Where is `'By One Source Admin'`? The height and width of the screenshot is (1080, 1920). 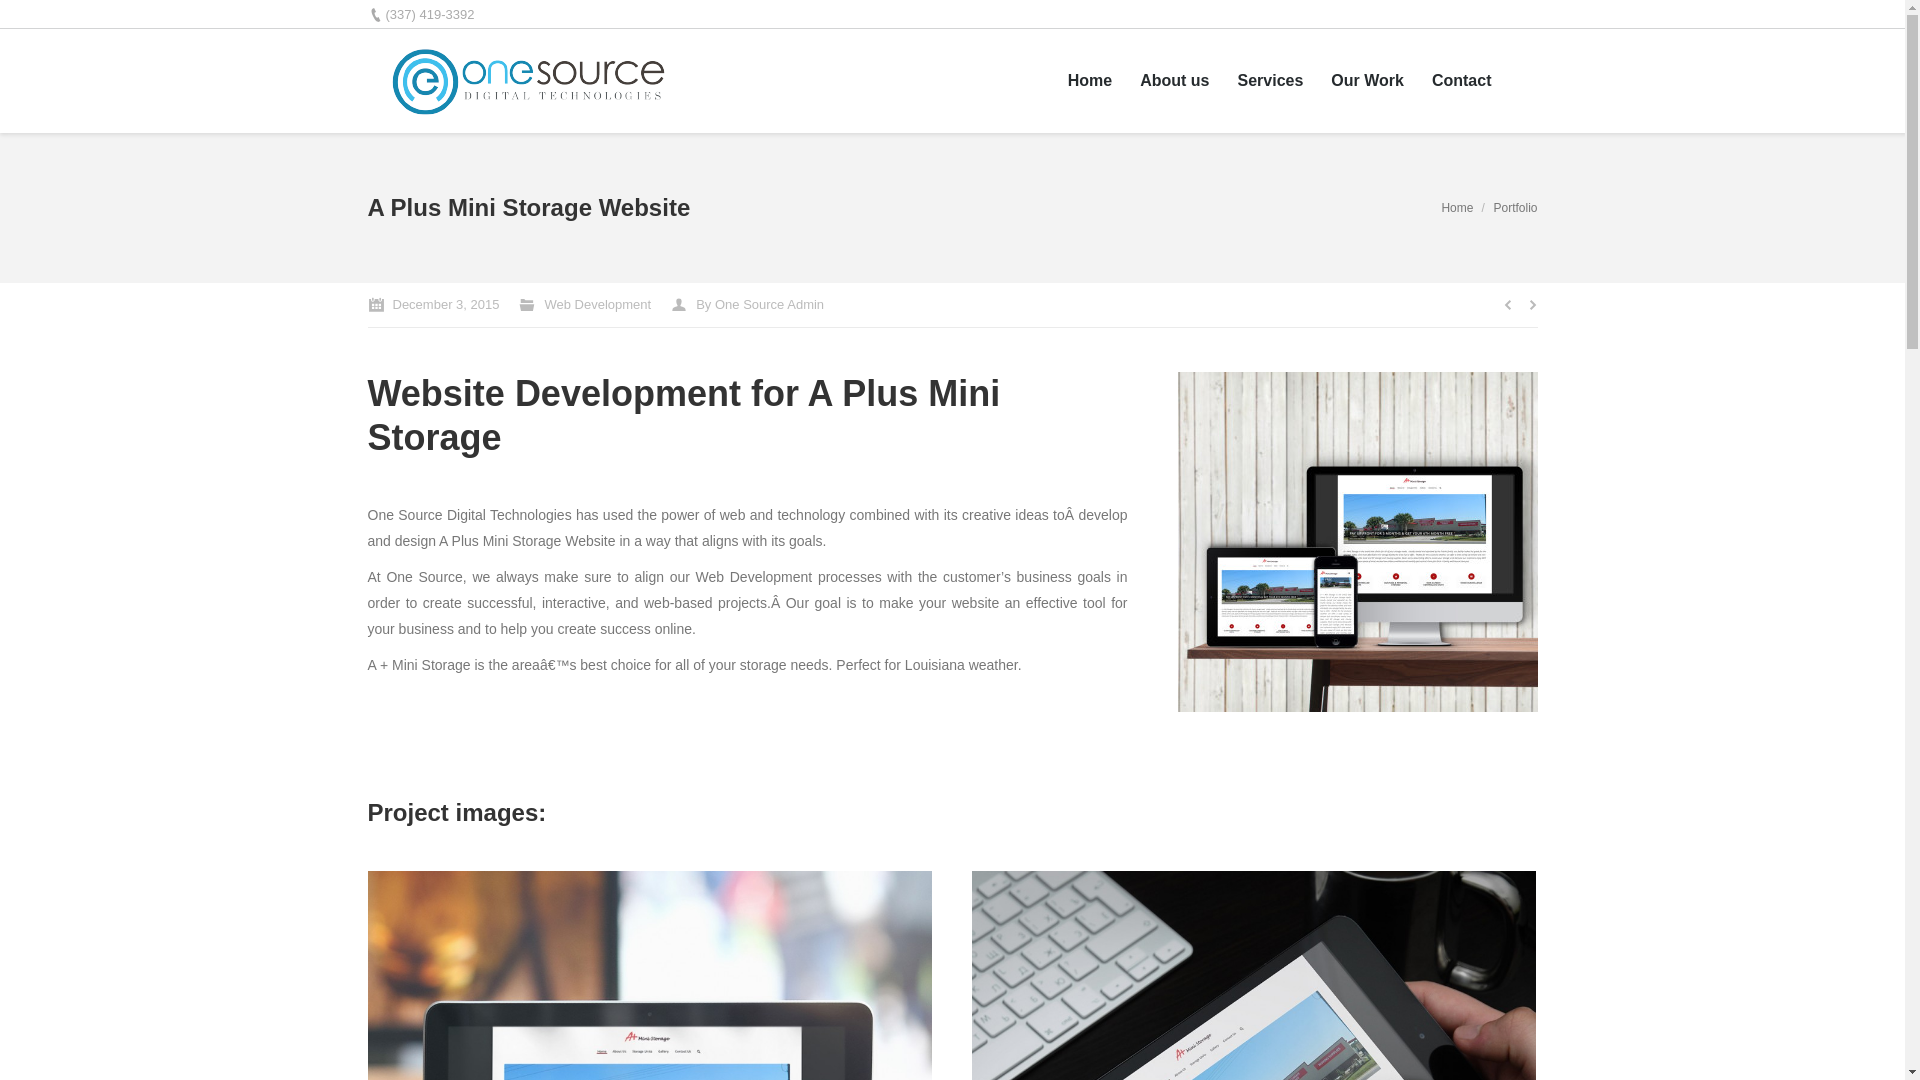 'By One Source Admin' is located at coordinates (746, 304).